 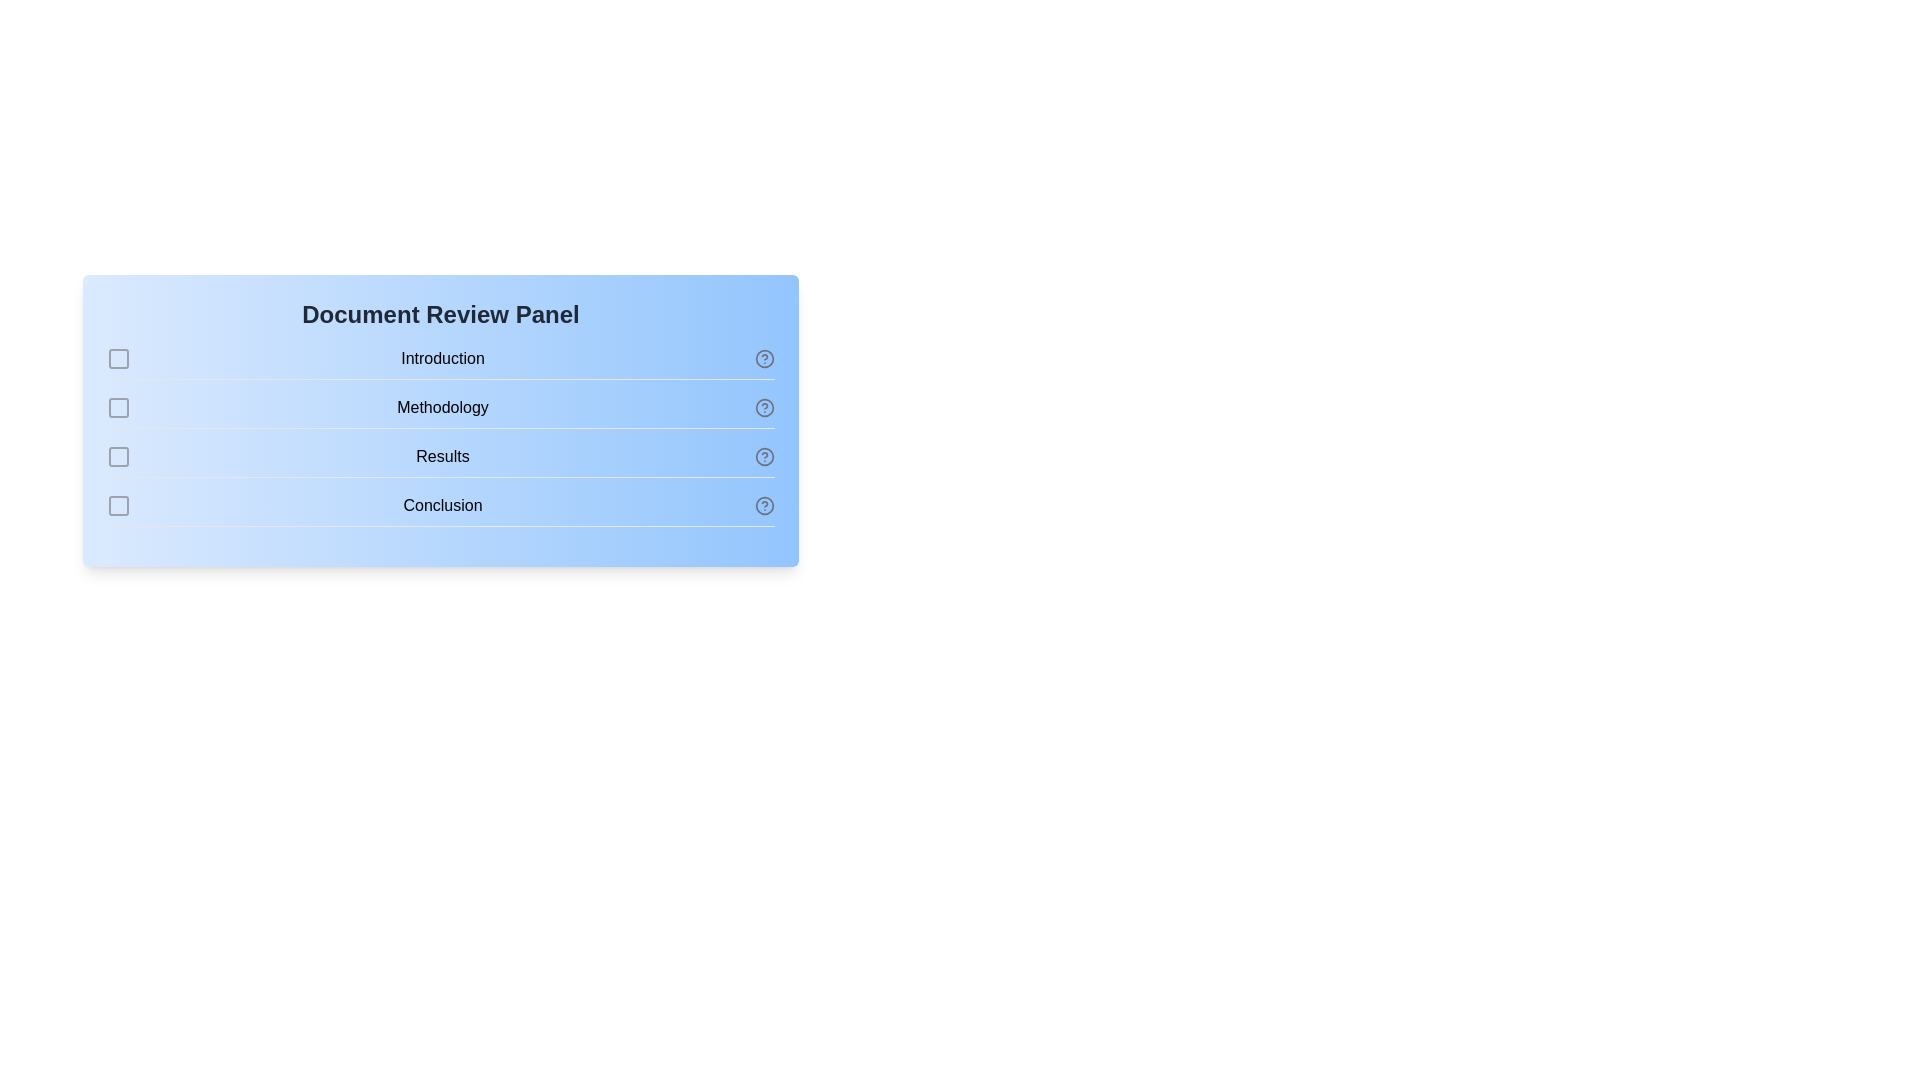 I want to click on the section Introduction, so click(x=118, y=357).